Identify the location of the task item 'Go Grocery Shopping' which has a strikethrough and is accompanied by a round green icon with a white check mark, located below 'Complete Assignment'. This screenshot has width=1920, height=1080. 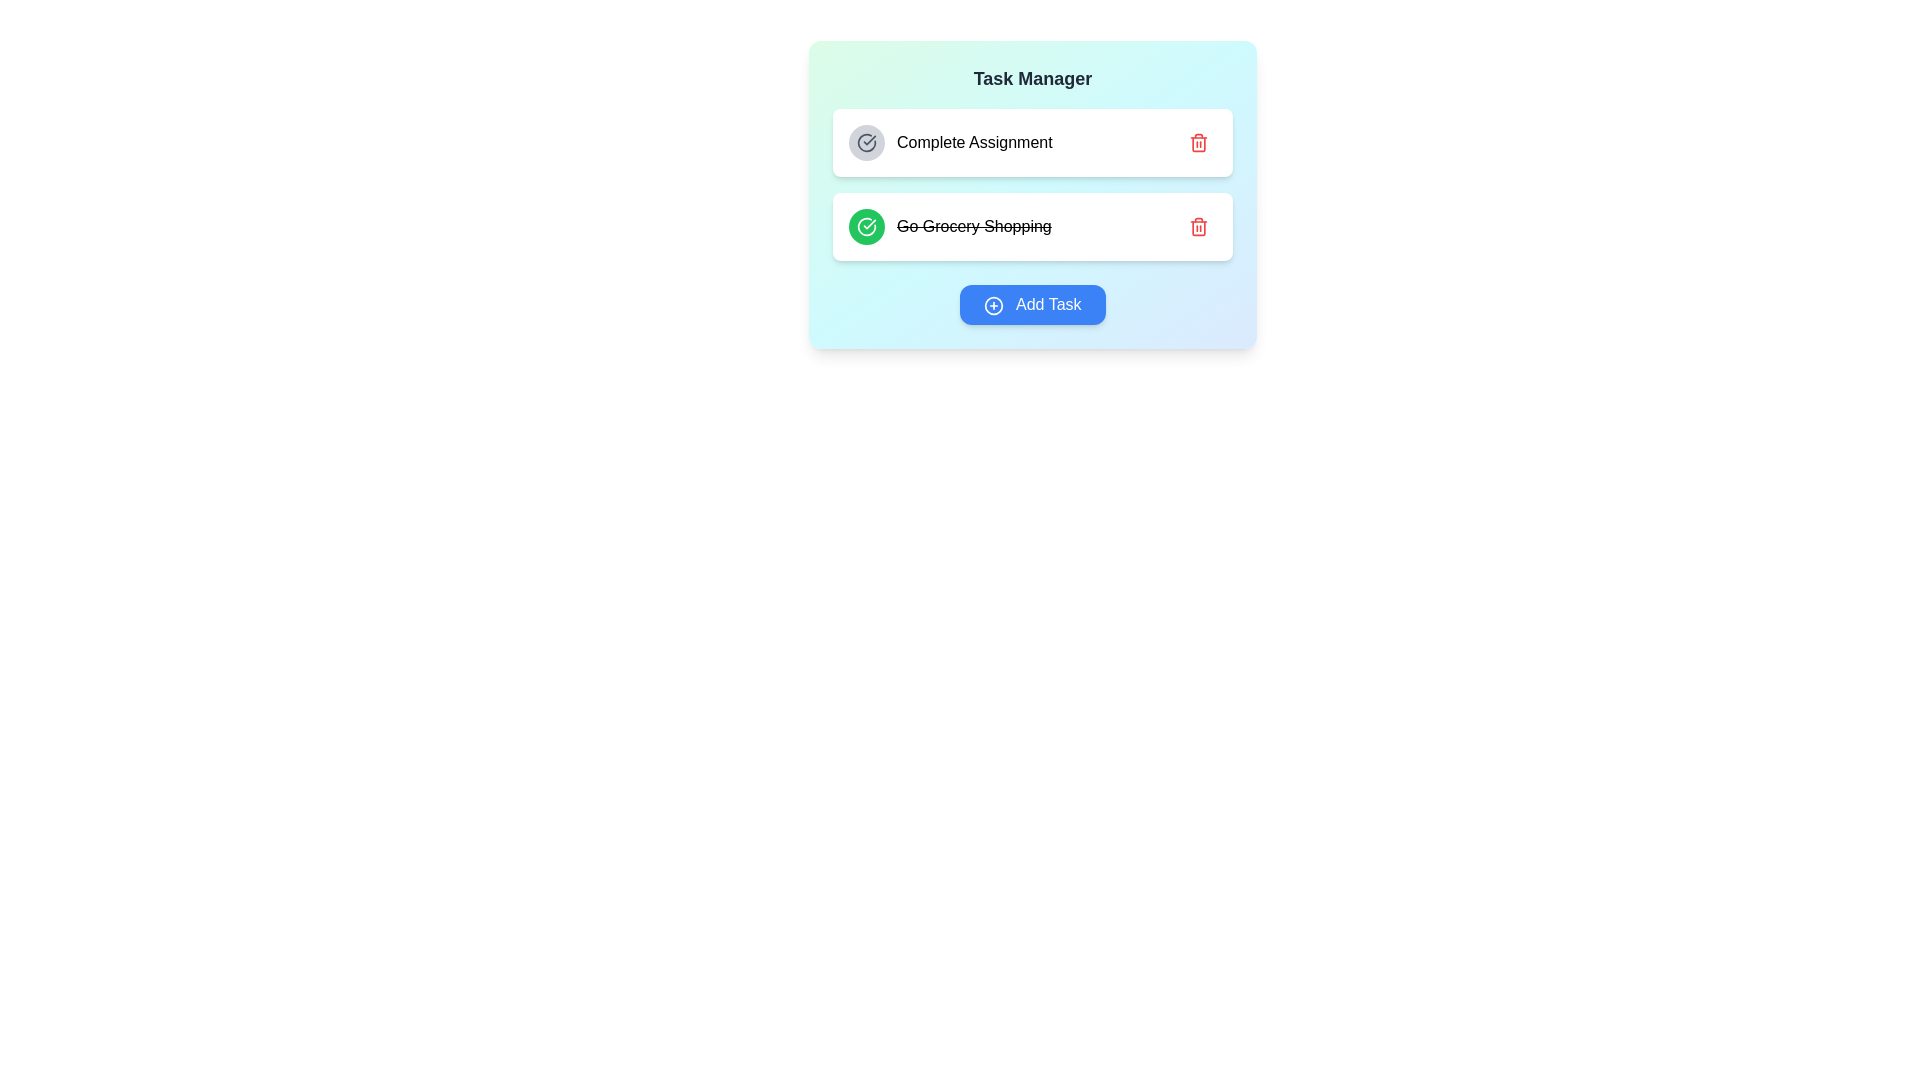
(949, 226).